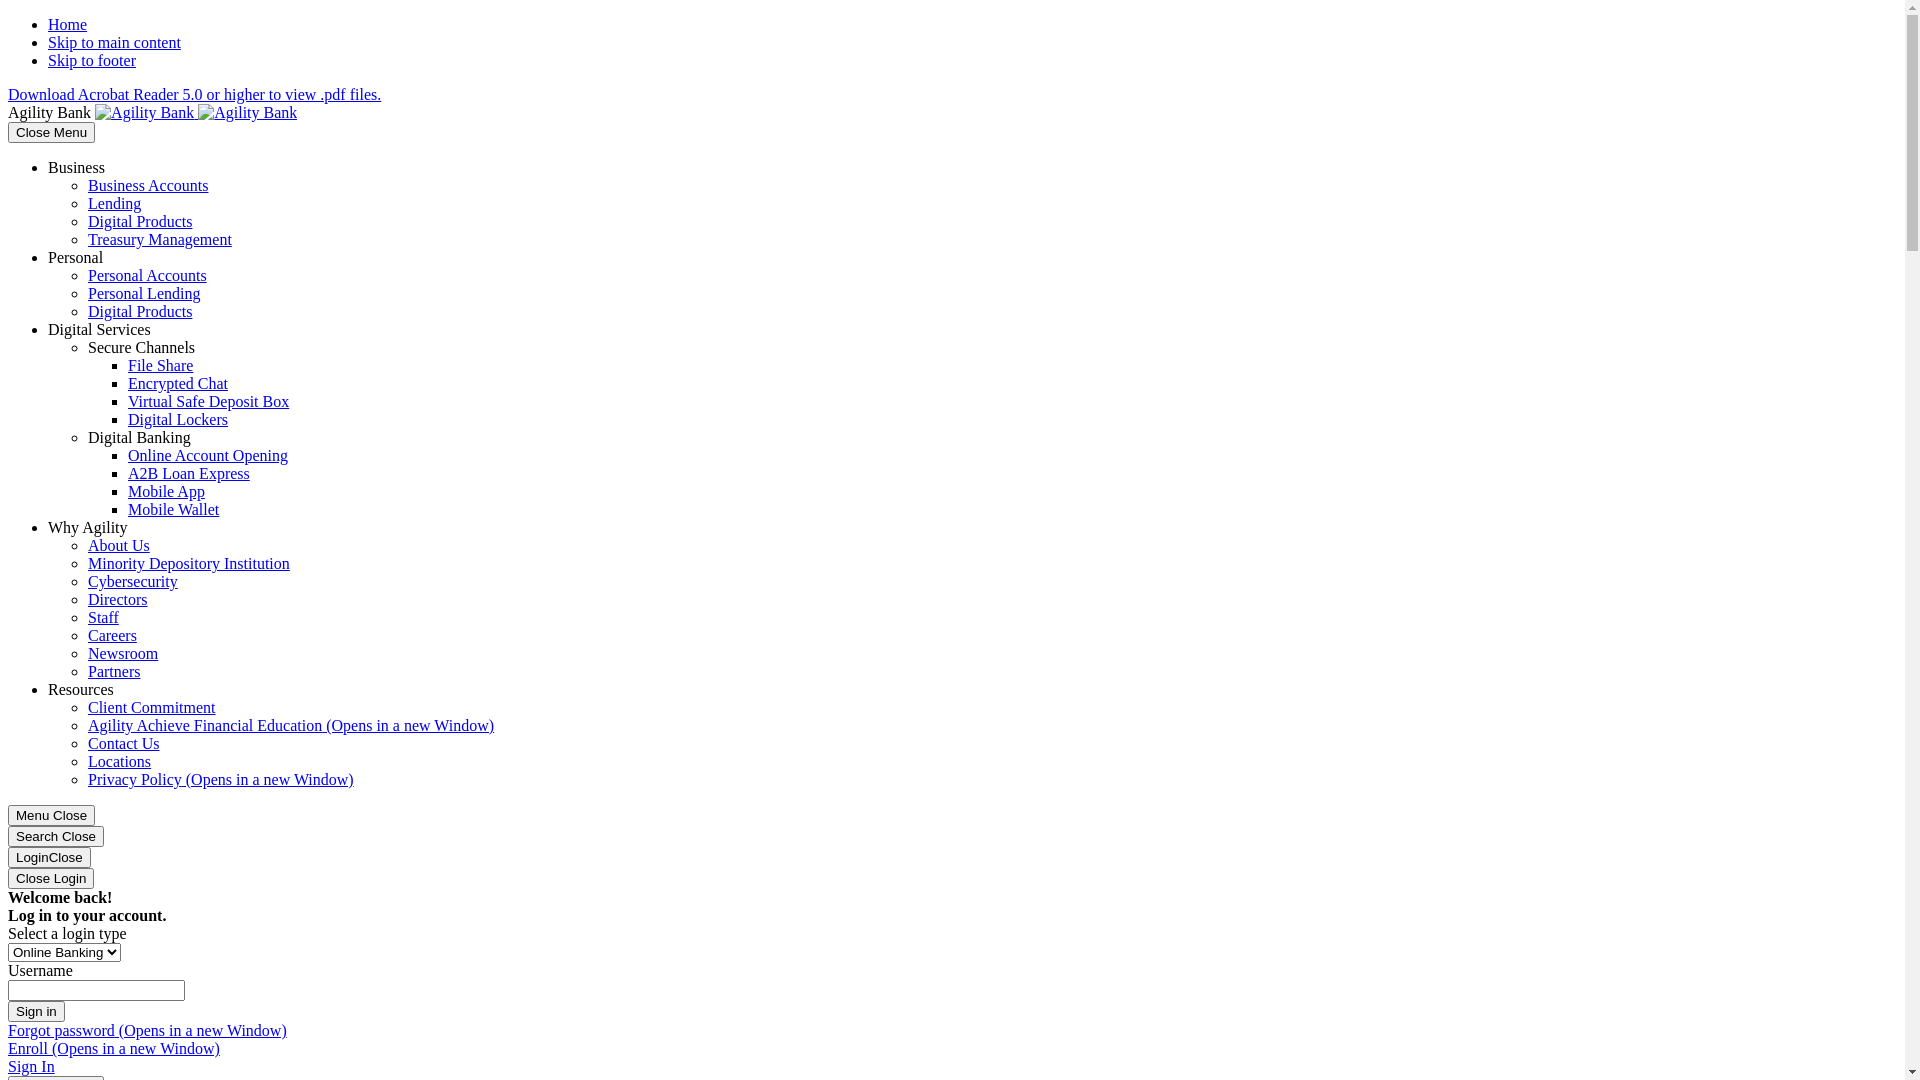 Image resolution: width=1920 pixels, height=1080 pixels. Describe the element at coordinates (49, 856) in the screenshot. I see `'LoginClose'` at that location.